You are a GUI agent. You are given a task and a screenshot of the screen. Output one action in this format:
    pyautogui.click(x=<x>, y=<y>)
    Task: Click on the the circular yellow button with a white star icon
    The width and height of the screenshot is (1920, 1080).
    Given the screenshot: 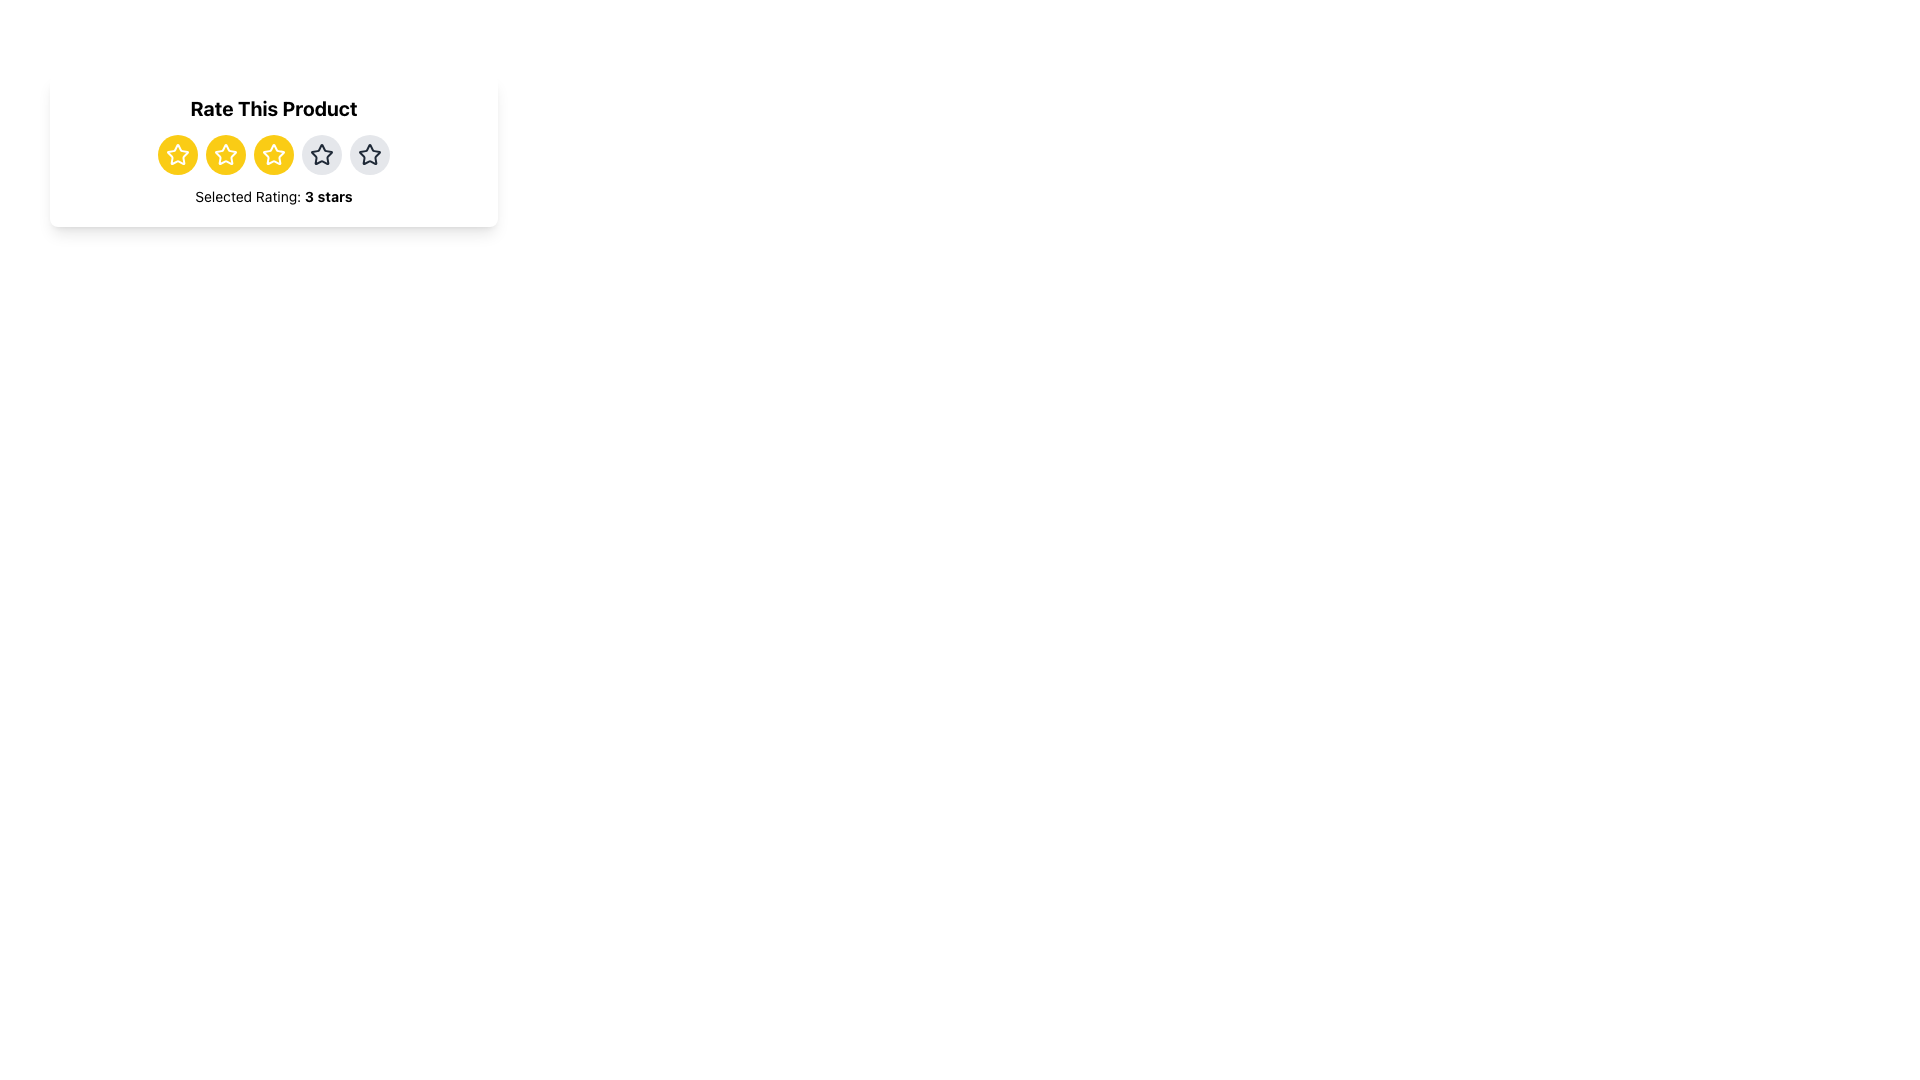 What is the action you would take?
    pyautogui.click(x=272, y=153)
    